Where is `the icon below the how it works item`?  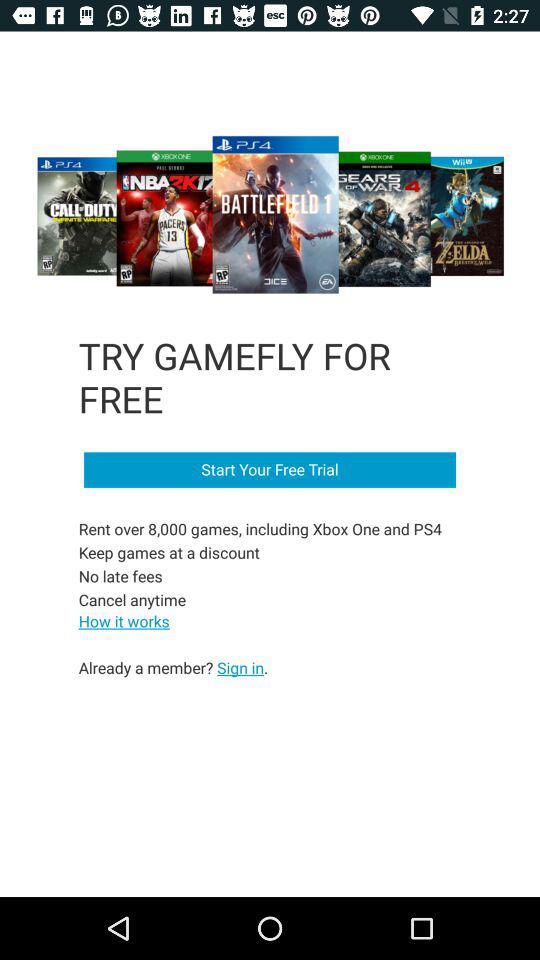 the icon below the how it works item is located at coordinates (173, 667).